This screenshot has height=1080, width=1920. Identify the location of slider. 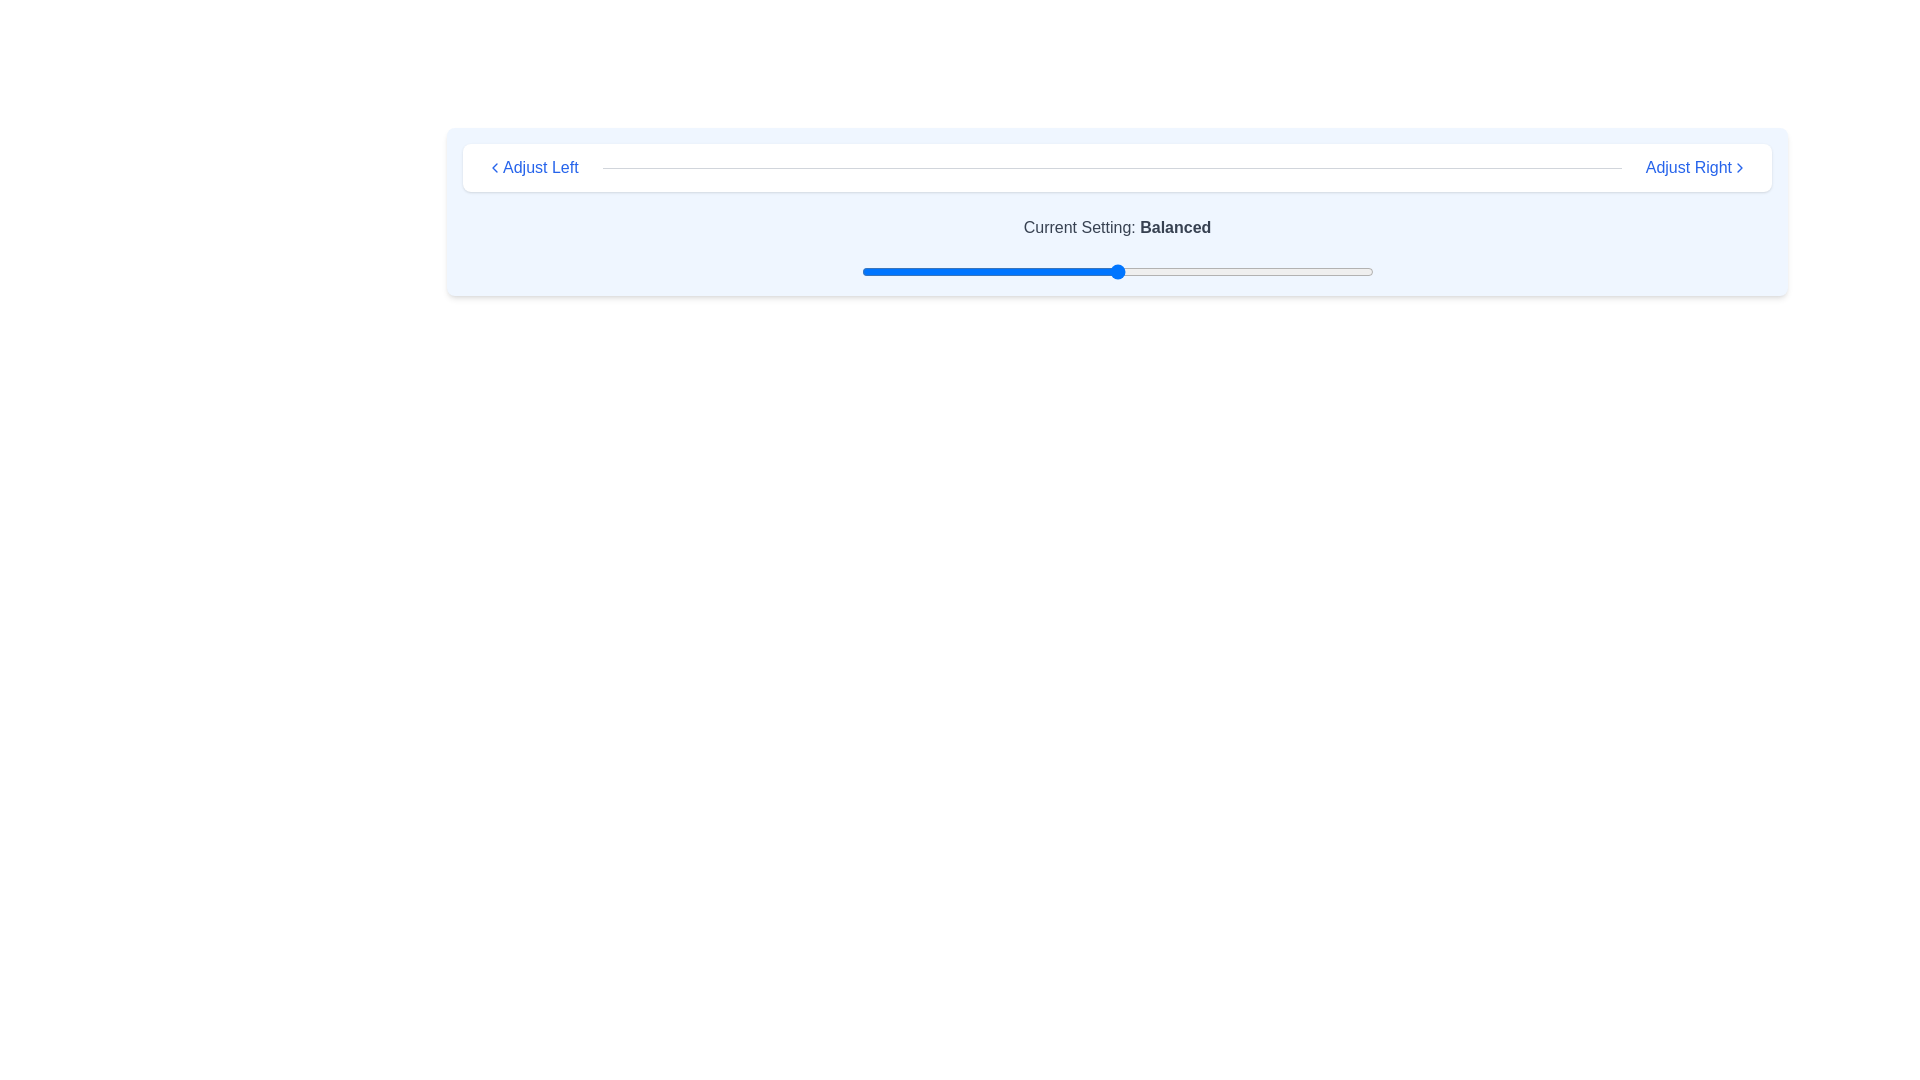
(1275, 272).